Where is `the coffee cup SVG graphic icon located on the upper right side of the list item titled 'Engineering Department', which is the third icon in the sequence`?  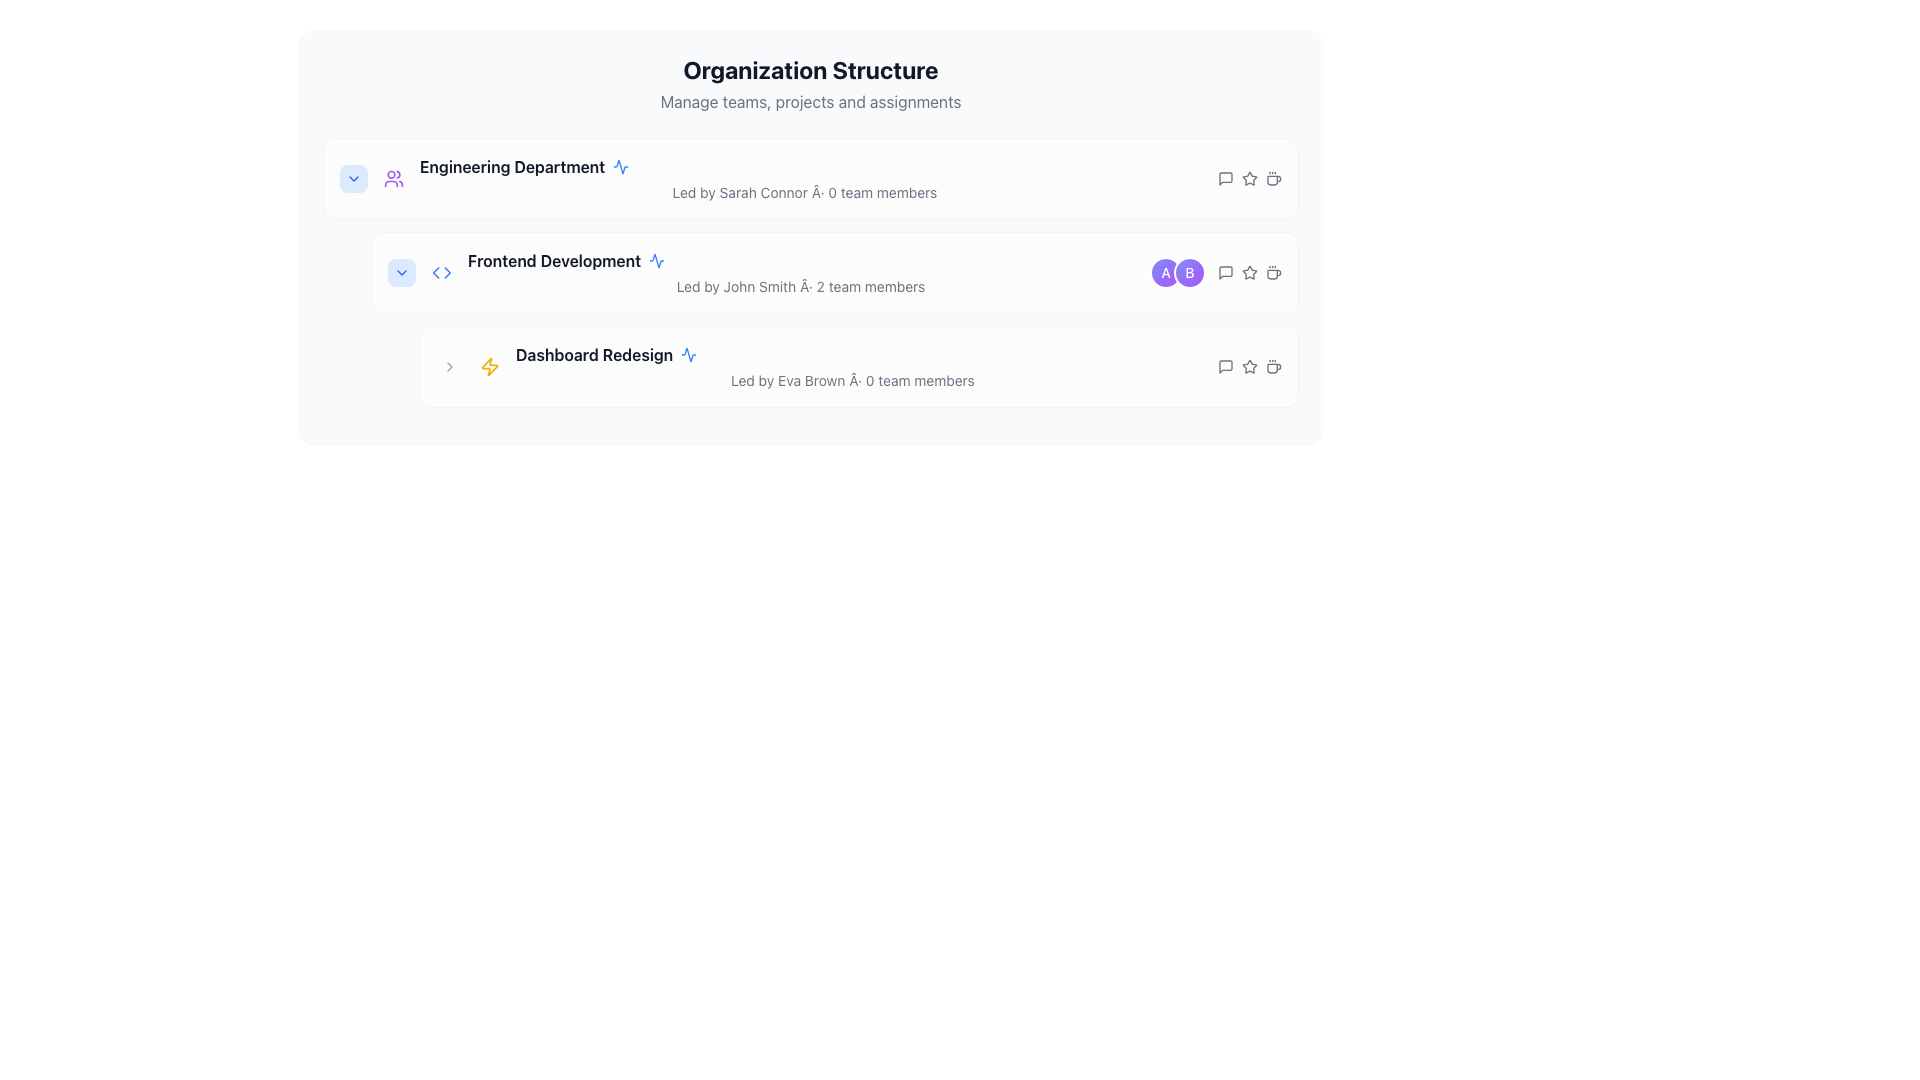 the coffee cup SVG graphic icon located on the upper right side of the list item titled 'Engineering Department', which is the third icon in the sequence is located at coordinates (1273, 180).